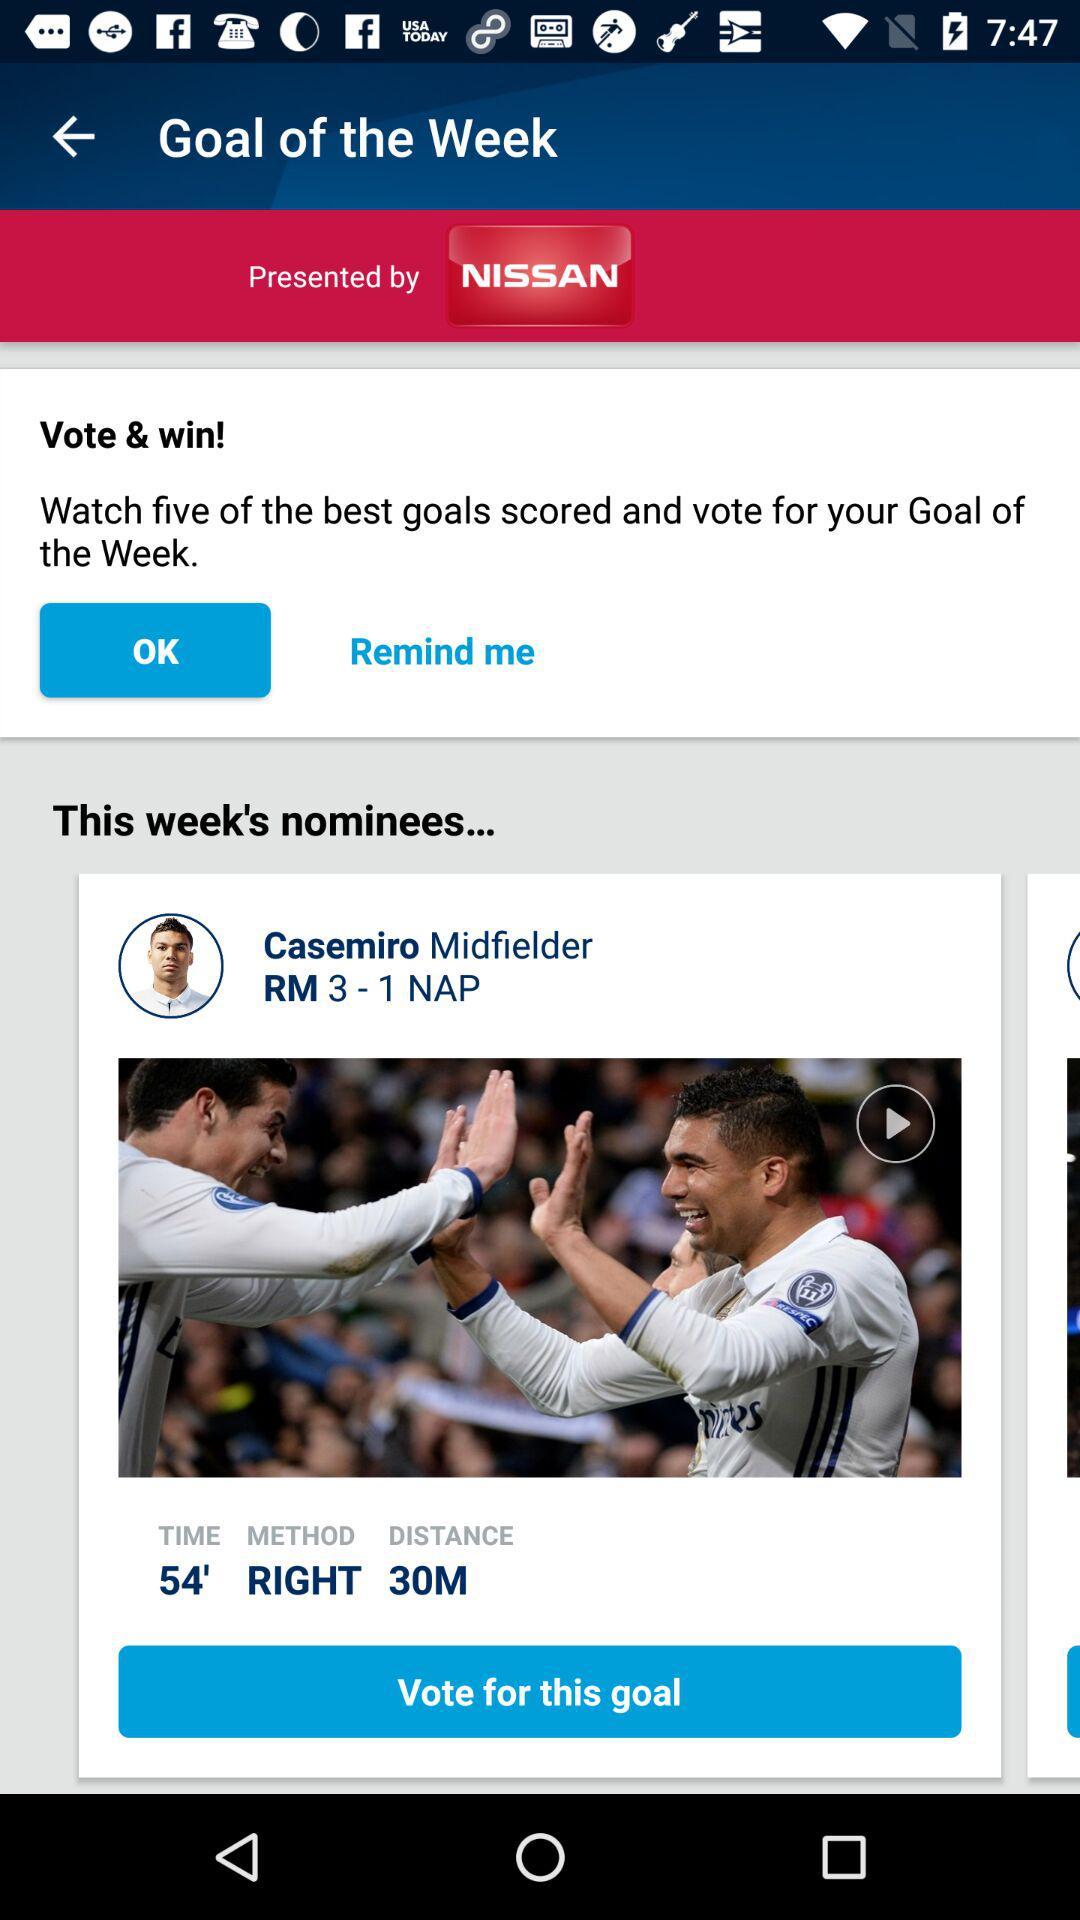 This screenshot has height=1920, width=1080. Describe the element at coordinates (441, 650) in the screenshot. I see `icon below watch five of icon` at that location.